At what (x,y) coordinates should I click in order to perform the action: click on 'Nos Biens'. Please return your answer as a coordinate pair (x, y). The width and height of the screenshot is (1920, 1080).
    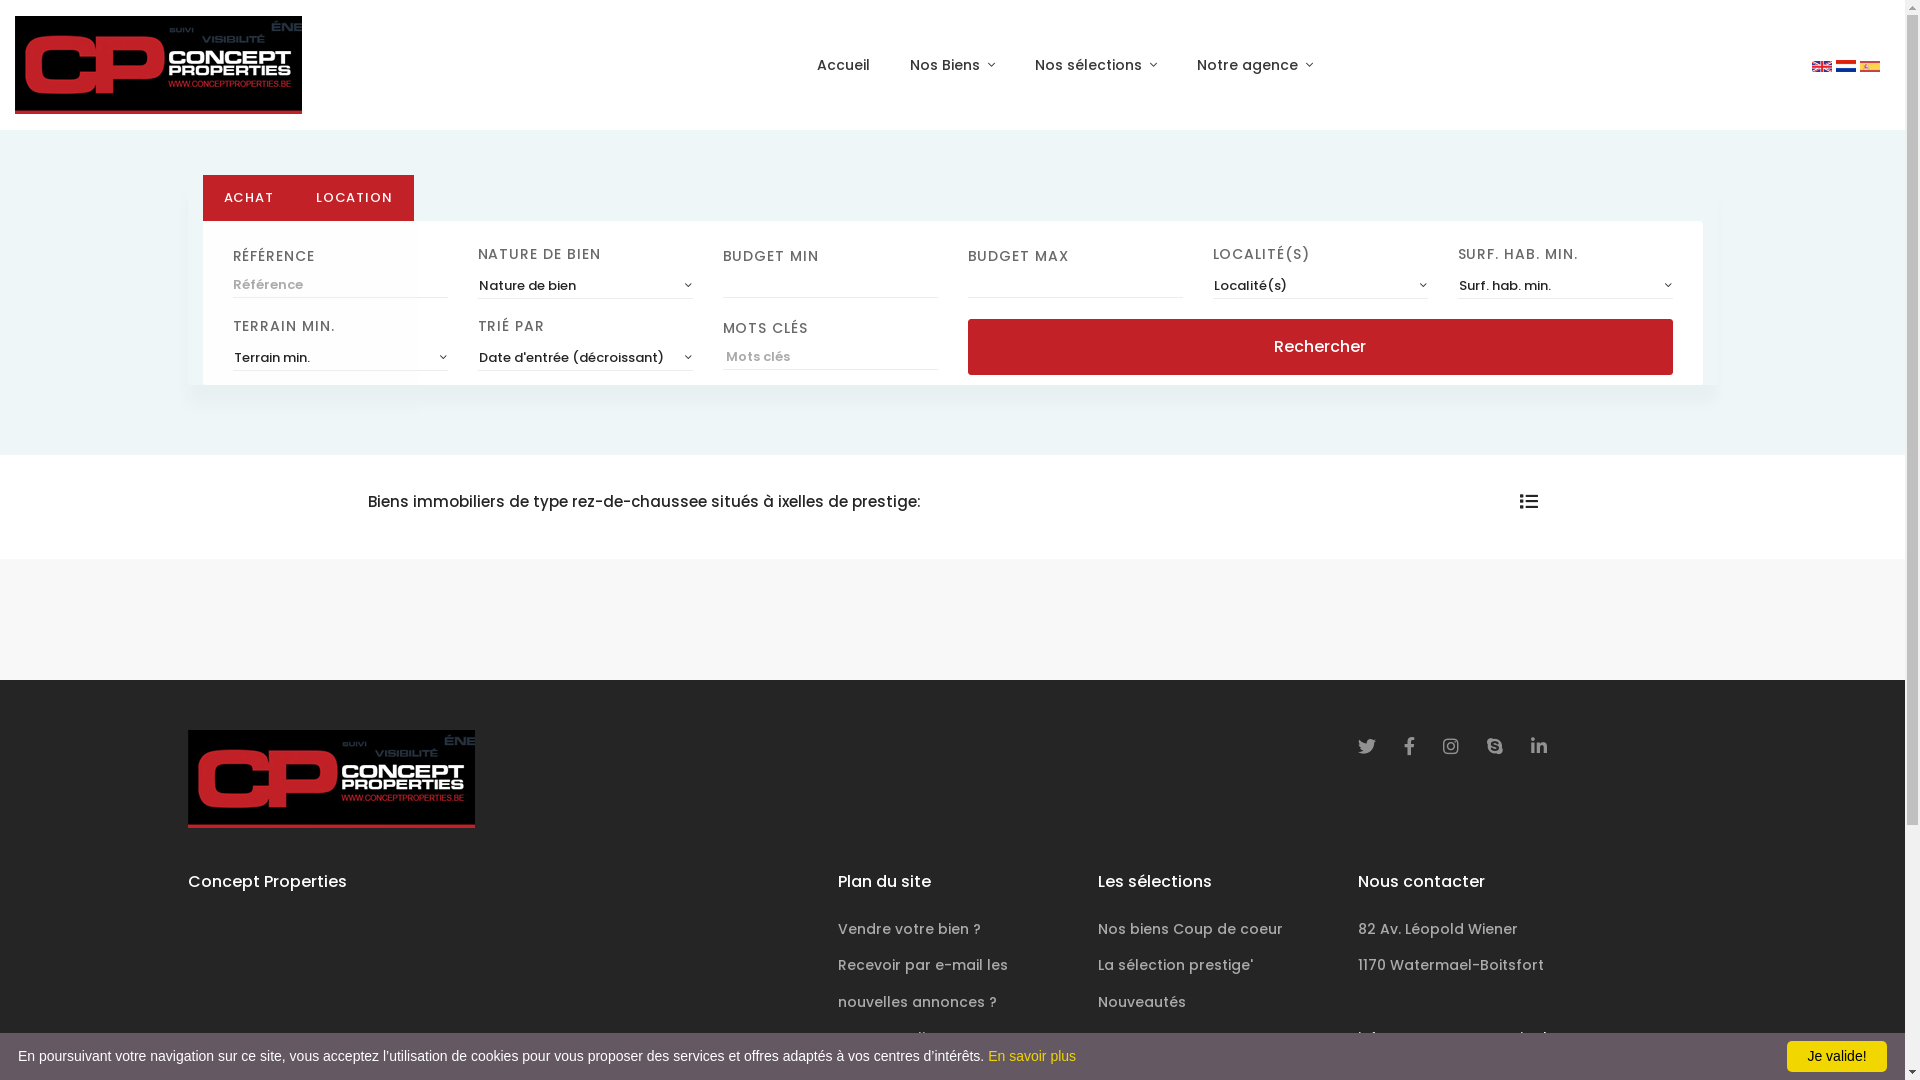
    Looking at the image, I should click on (951, 64).